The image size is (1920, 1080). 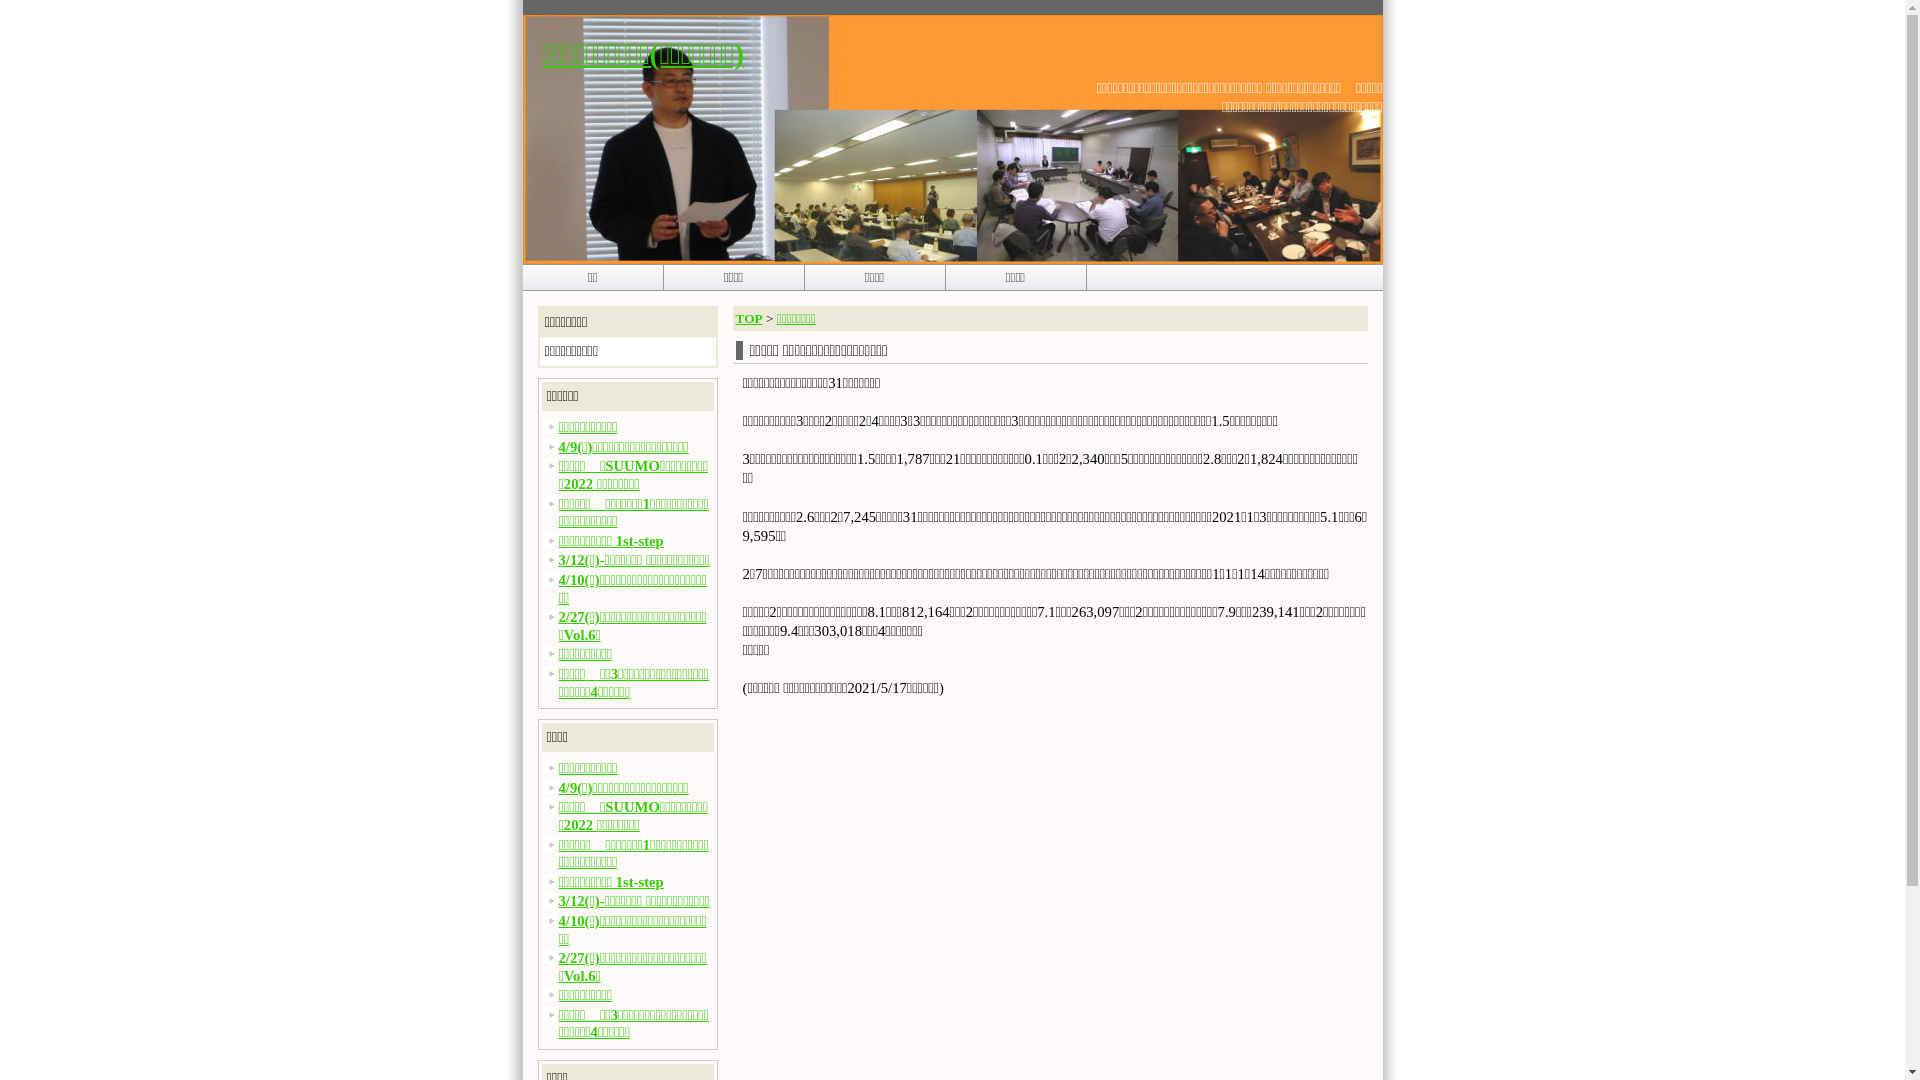 I want to click on 'TOP', so click(x=748, y=317).